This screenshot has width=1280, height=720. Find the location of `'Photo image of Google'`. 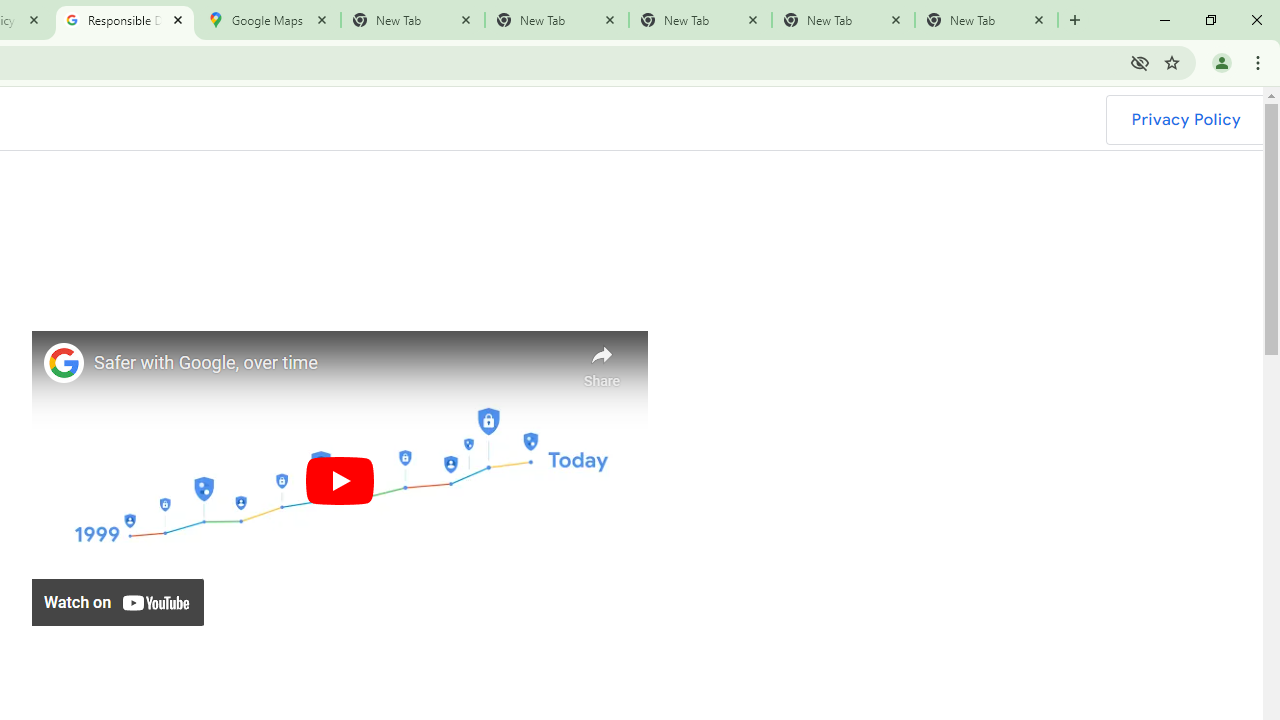

'Photo image of Google' is located at coordinates (64, 362).